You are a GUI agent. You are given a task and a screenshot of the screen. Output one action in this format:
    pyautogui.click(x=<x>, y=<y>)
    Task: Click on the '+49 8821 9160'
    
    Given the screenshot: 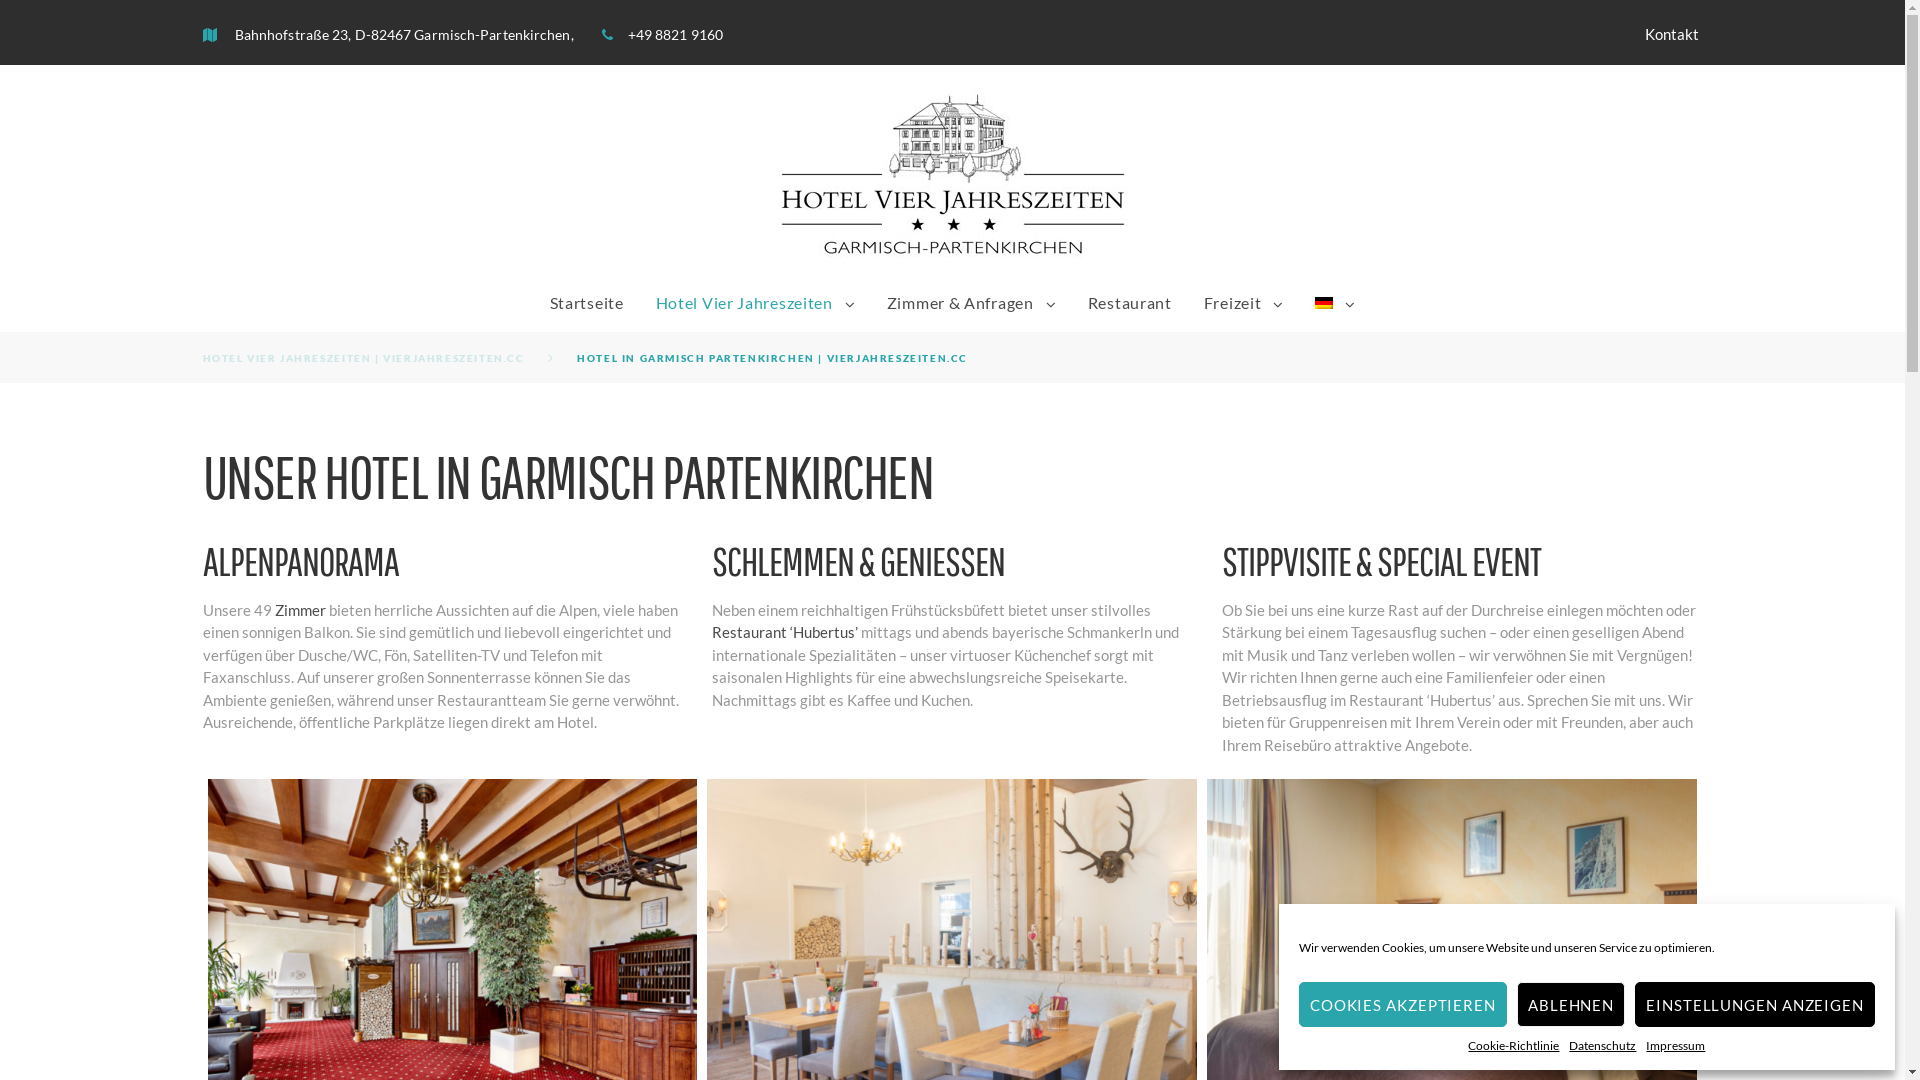 What is the action you would take?
    pyautogui.click(x=675, y=34)
    